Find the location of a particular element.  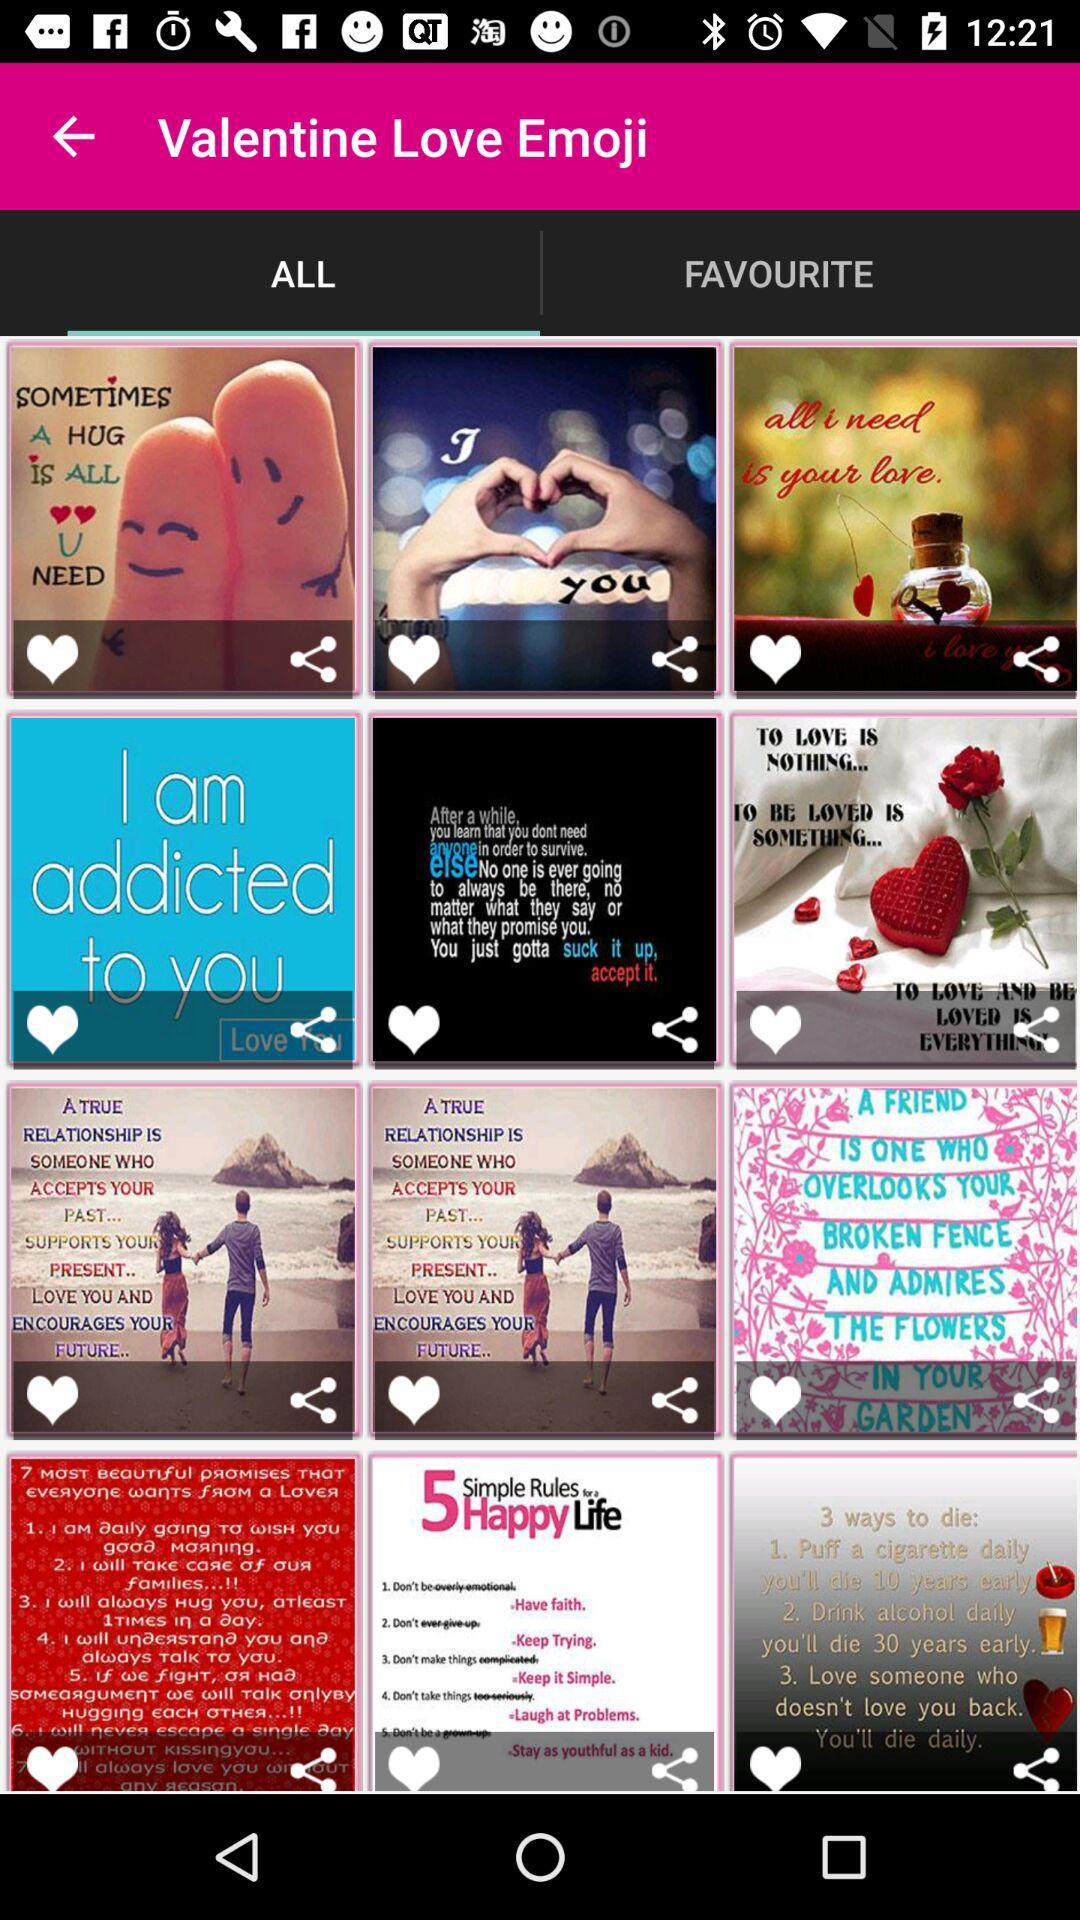

share the post is located at coordinates (675, 659).